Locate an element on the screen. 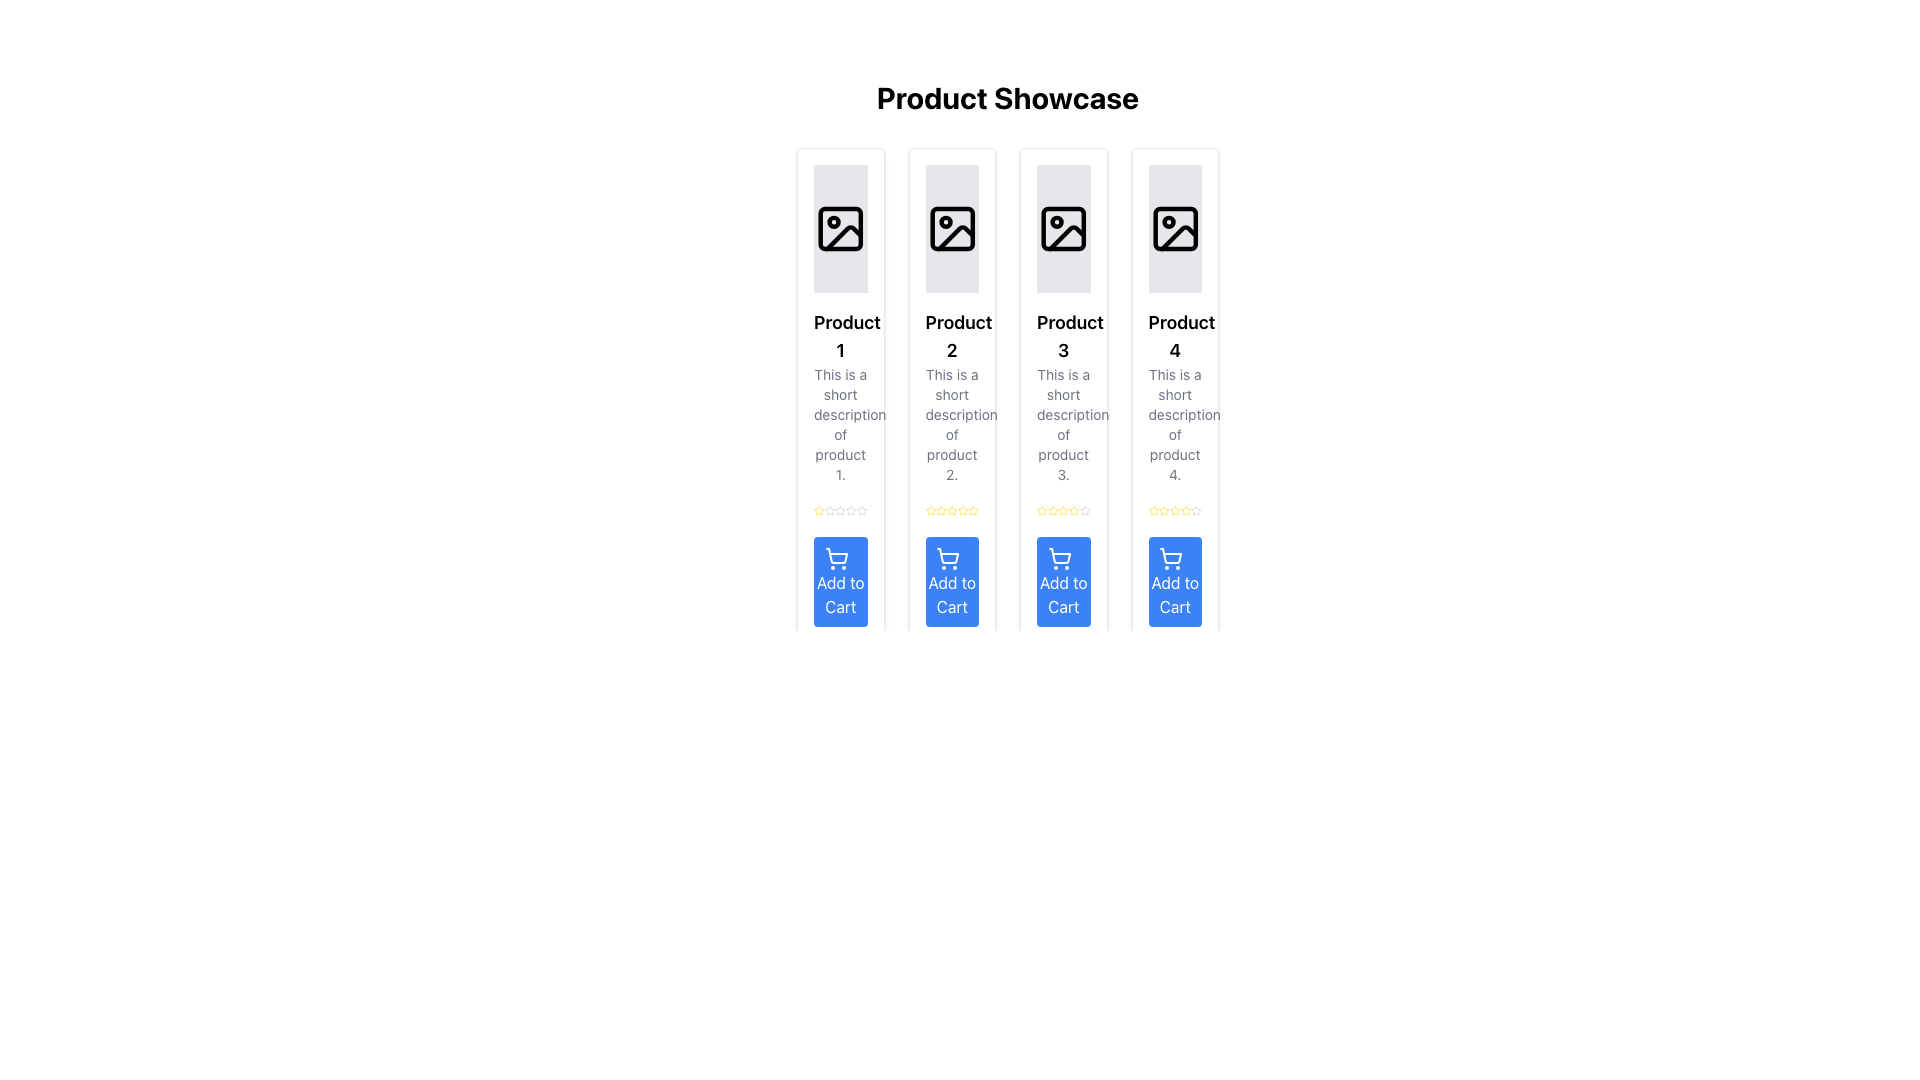 The width and height of the screenshot is (1920, 1080). the third star icon in the rating system for 'Product 3', which is yellow and used for ratings is located at coordinates (1052, 509).